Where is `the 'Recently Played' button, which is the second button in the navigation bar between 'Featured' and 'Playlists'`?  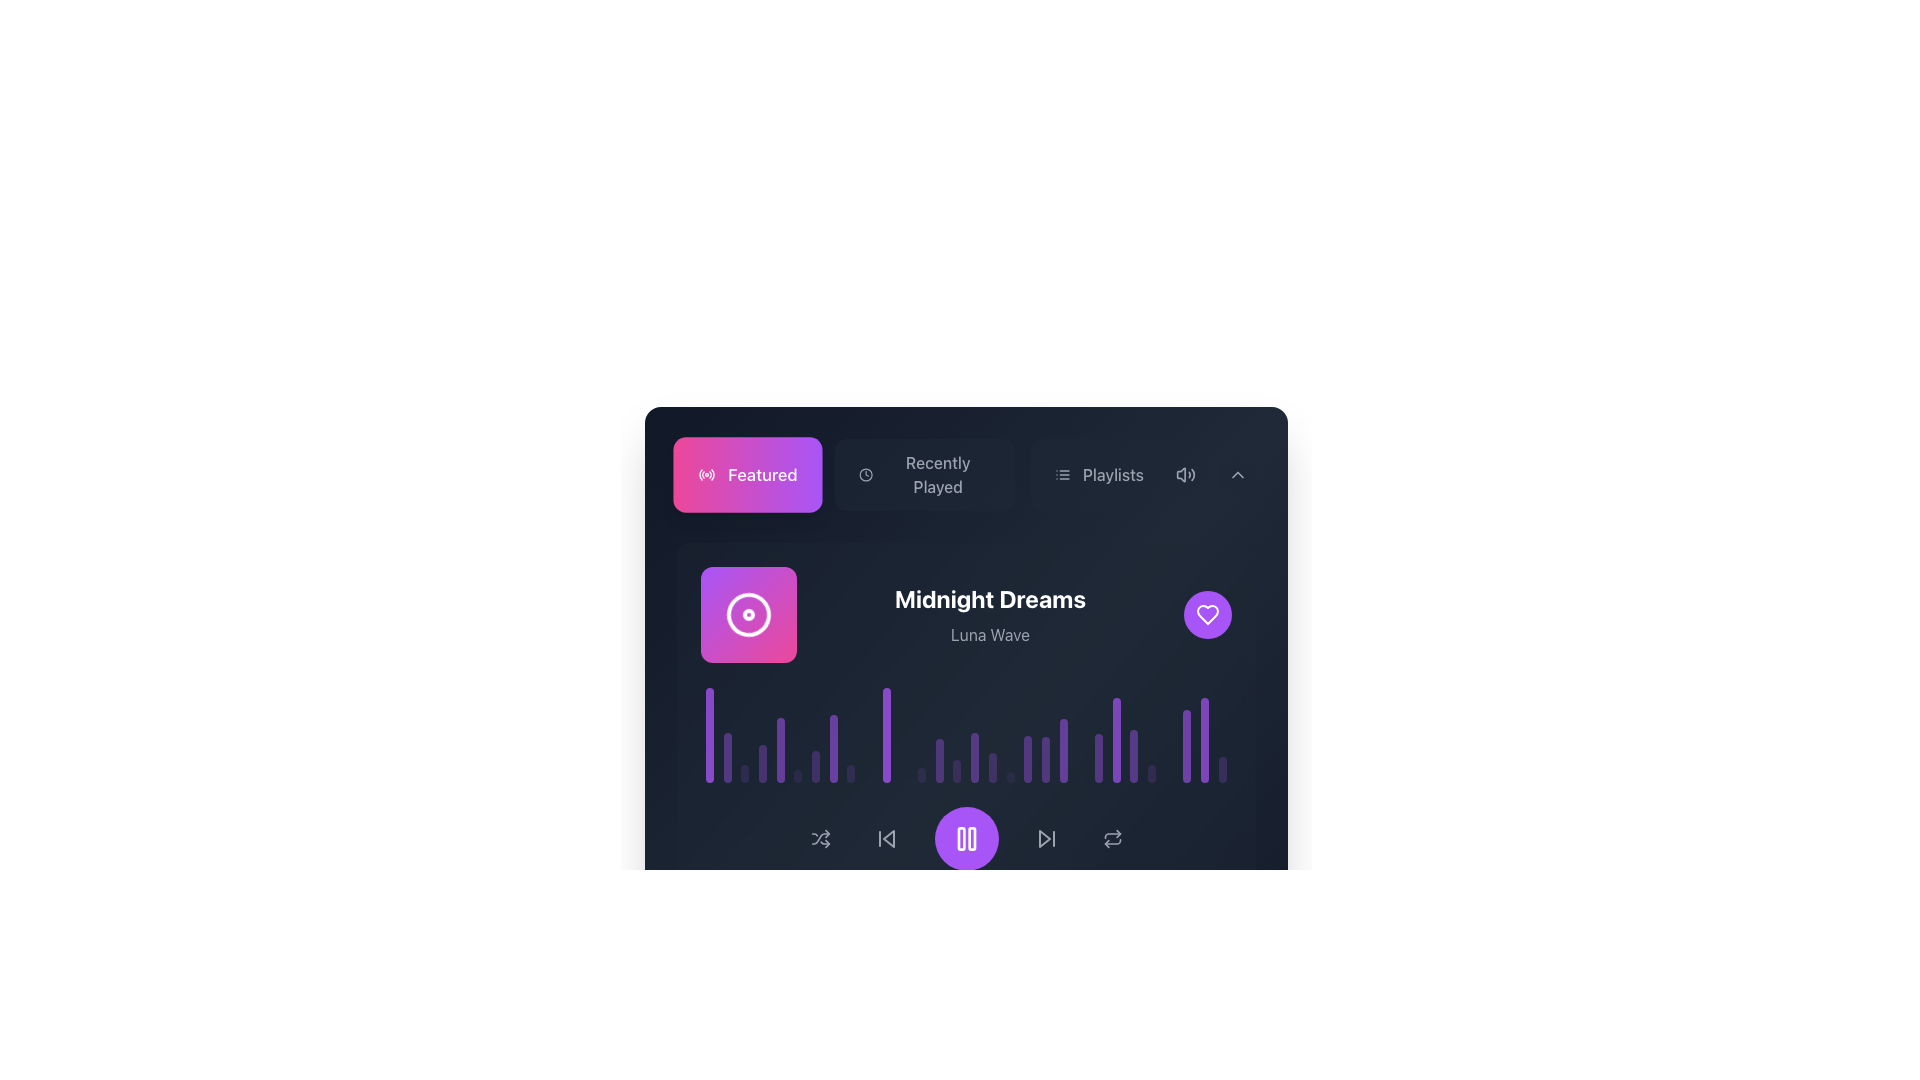 the 'Recently Played' button, which is the second button in the navigation bar between 'Featured' and 'Playlists' is located at coordinates (966, 474).